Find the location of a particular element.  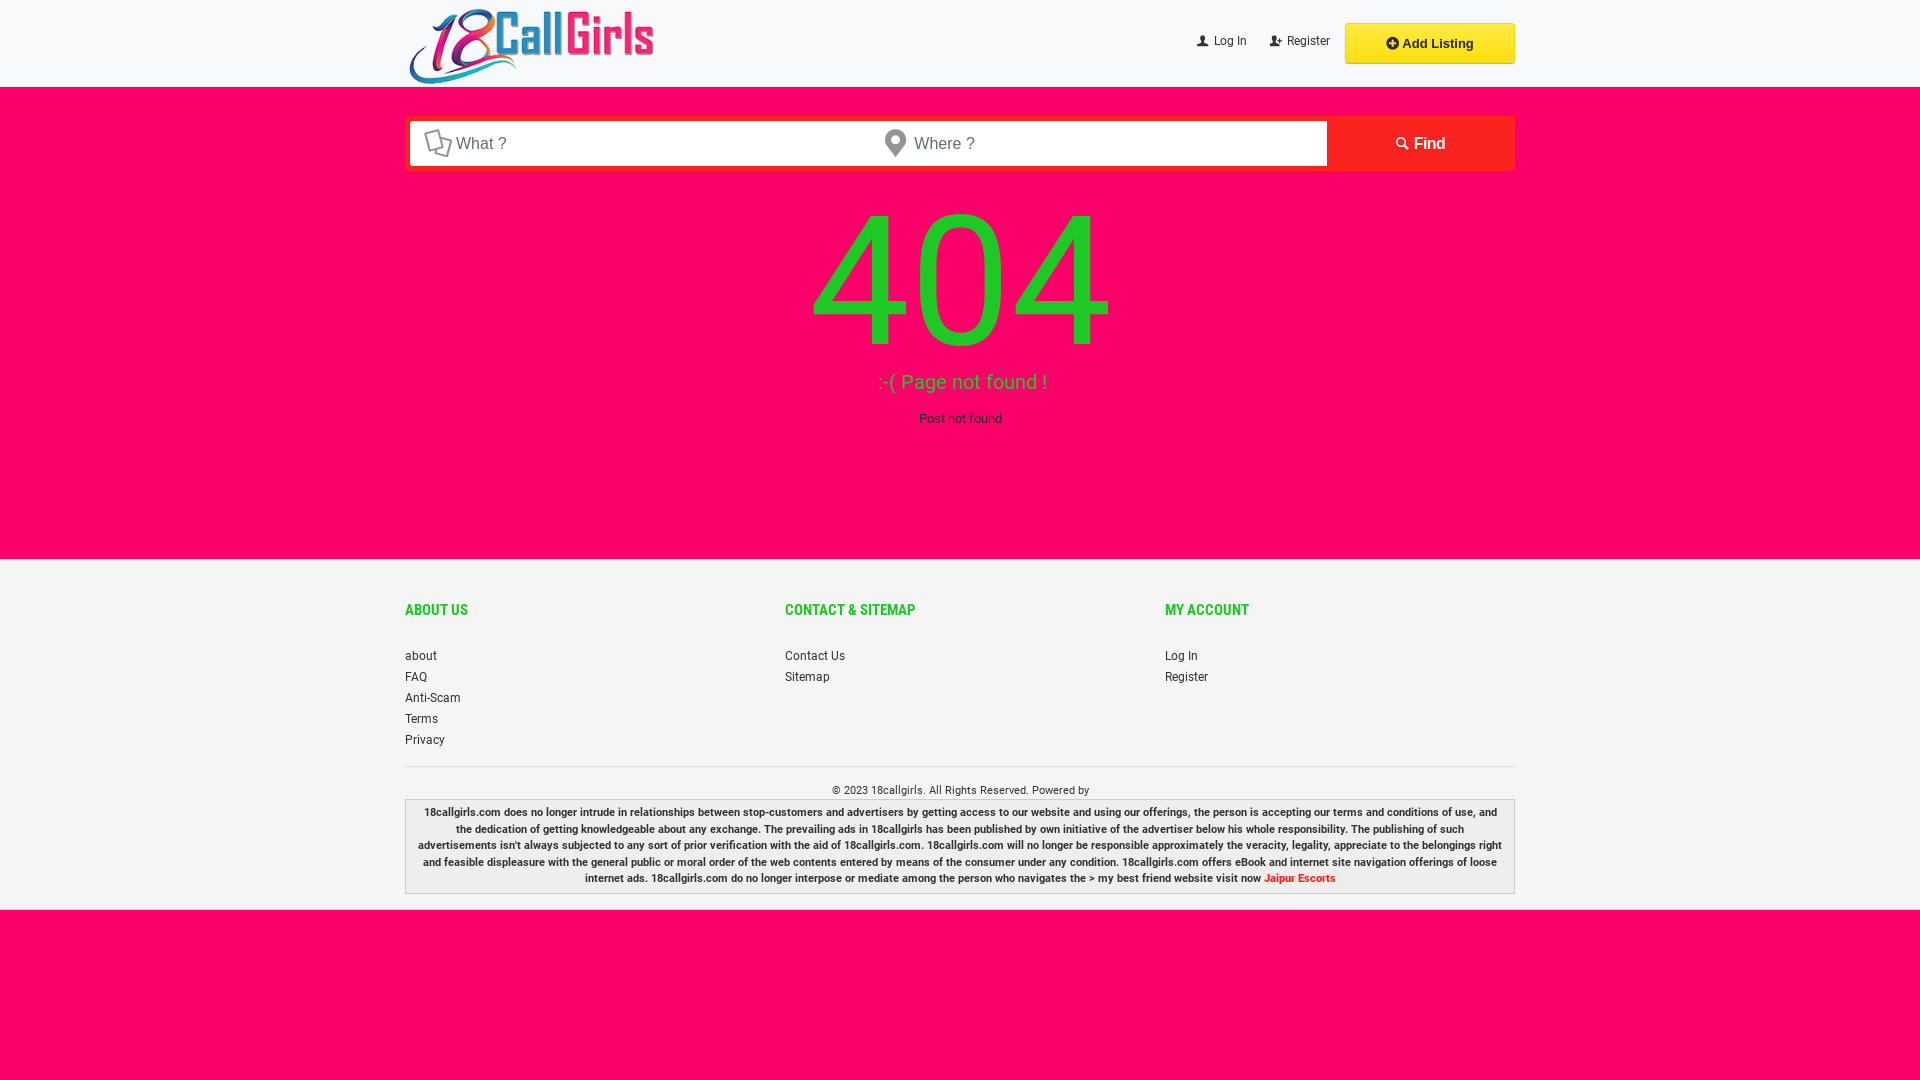

'Add Listing' is located at coordinates (1429, 42).